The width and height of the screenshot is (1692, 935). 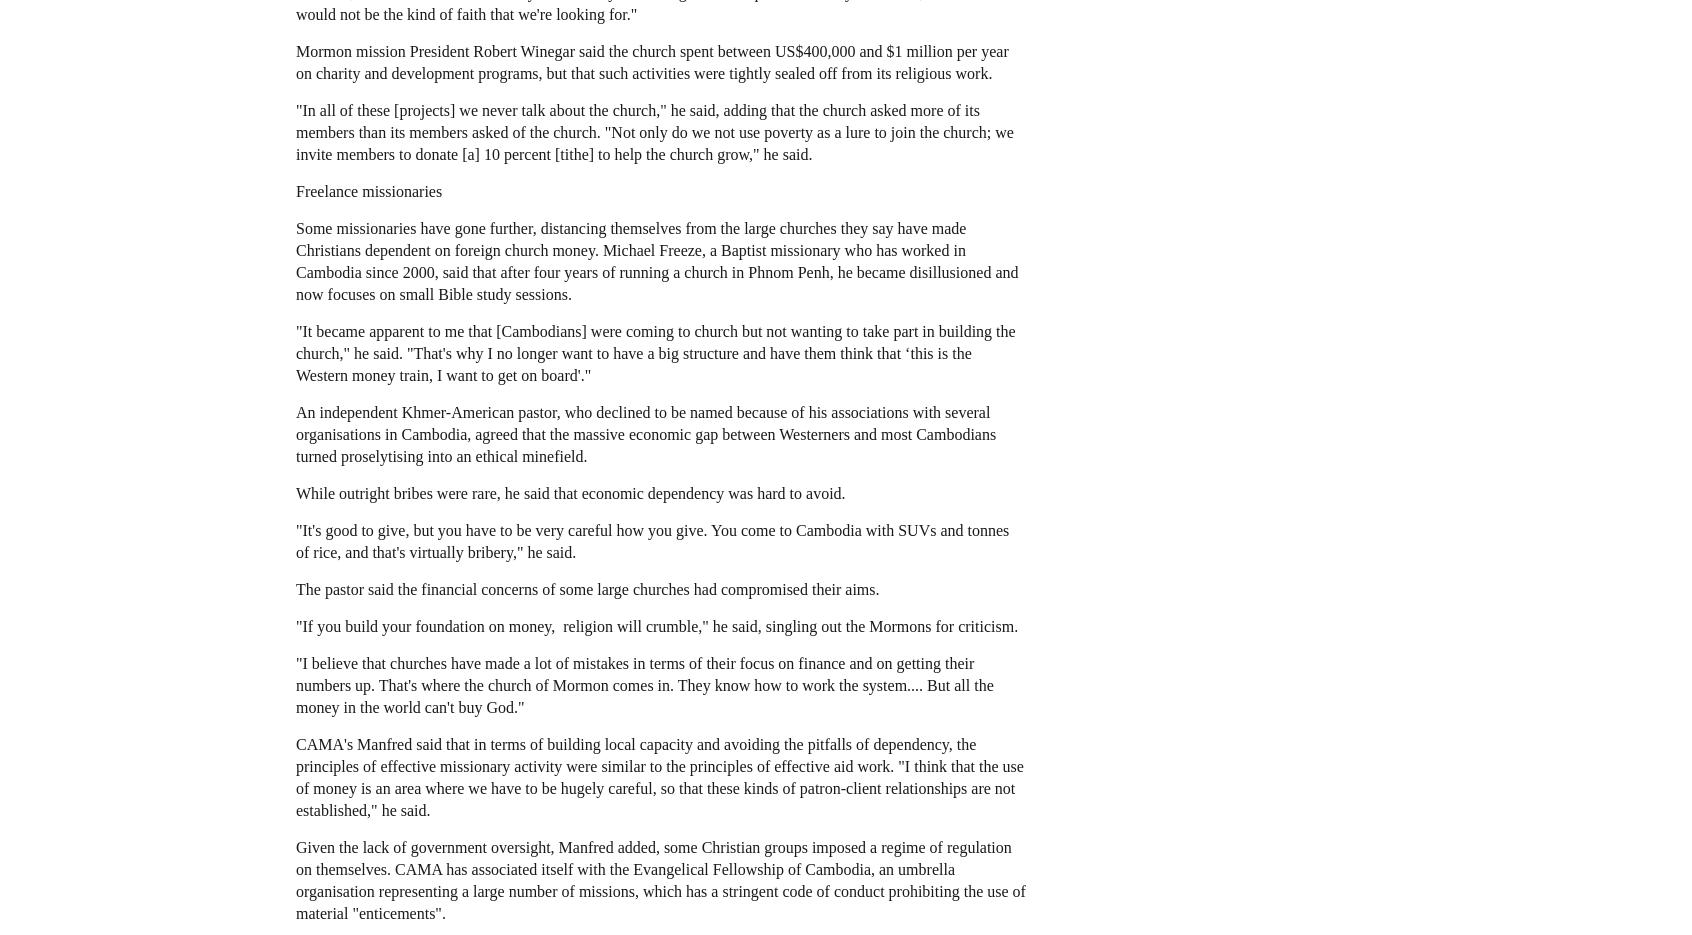 I want to click on 'CAMA's Manfred said that in terms of building local capacity and avoiding the pitfalls of dependency, the principles of effective missionary activity were similar to the principles of effective aid work. "I think that the use of money is an area where we have to be hugely careful, so that these kinds of patron-client relationships are not established," he said.', so click(x=659, y=775).